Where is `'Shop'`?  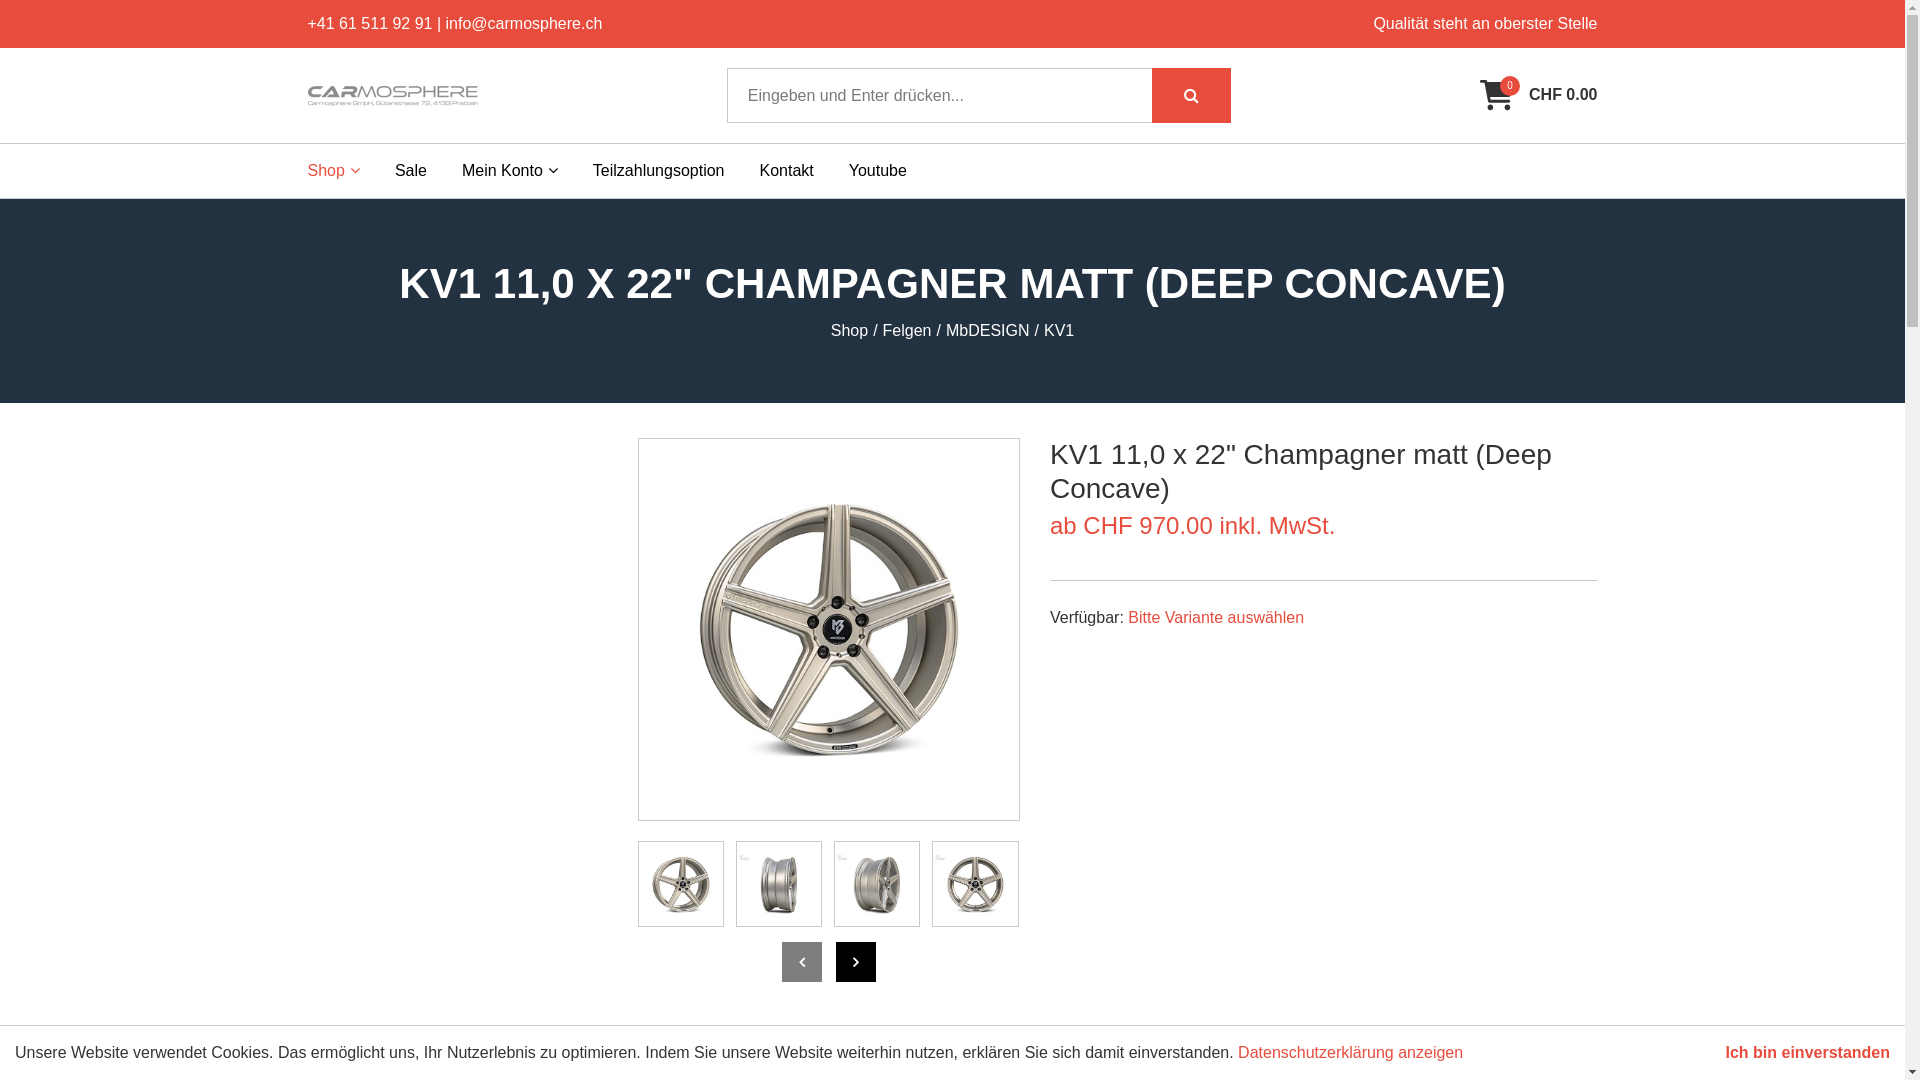 'Shop' is located at coordinates (830, 330).